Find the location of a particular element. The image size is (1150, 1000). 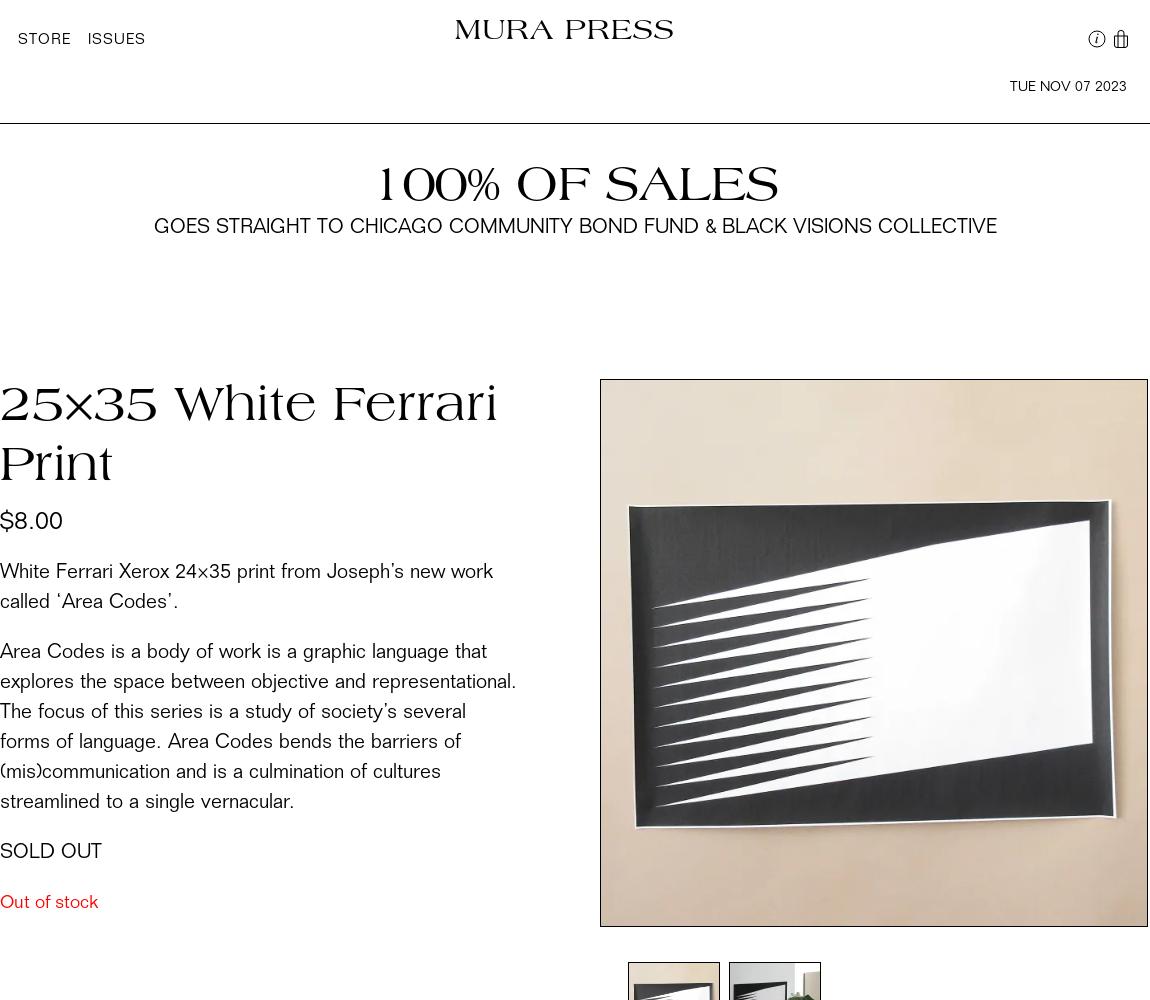

'Issues' is located at coordinates (86, 40).